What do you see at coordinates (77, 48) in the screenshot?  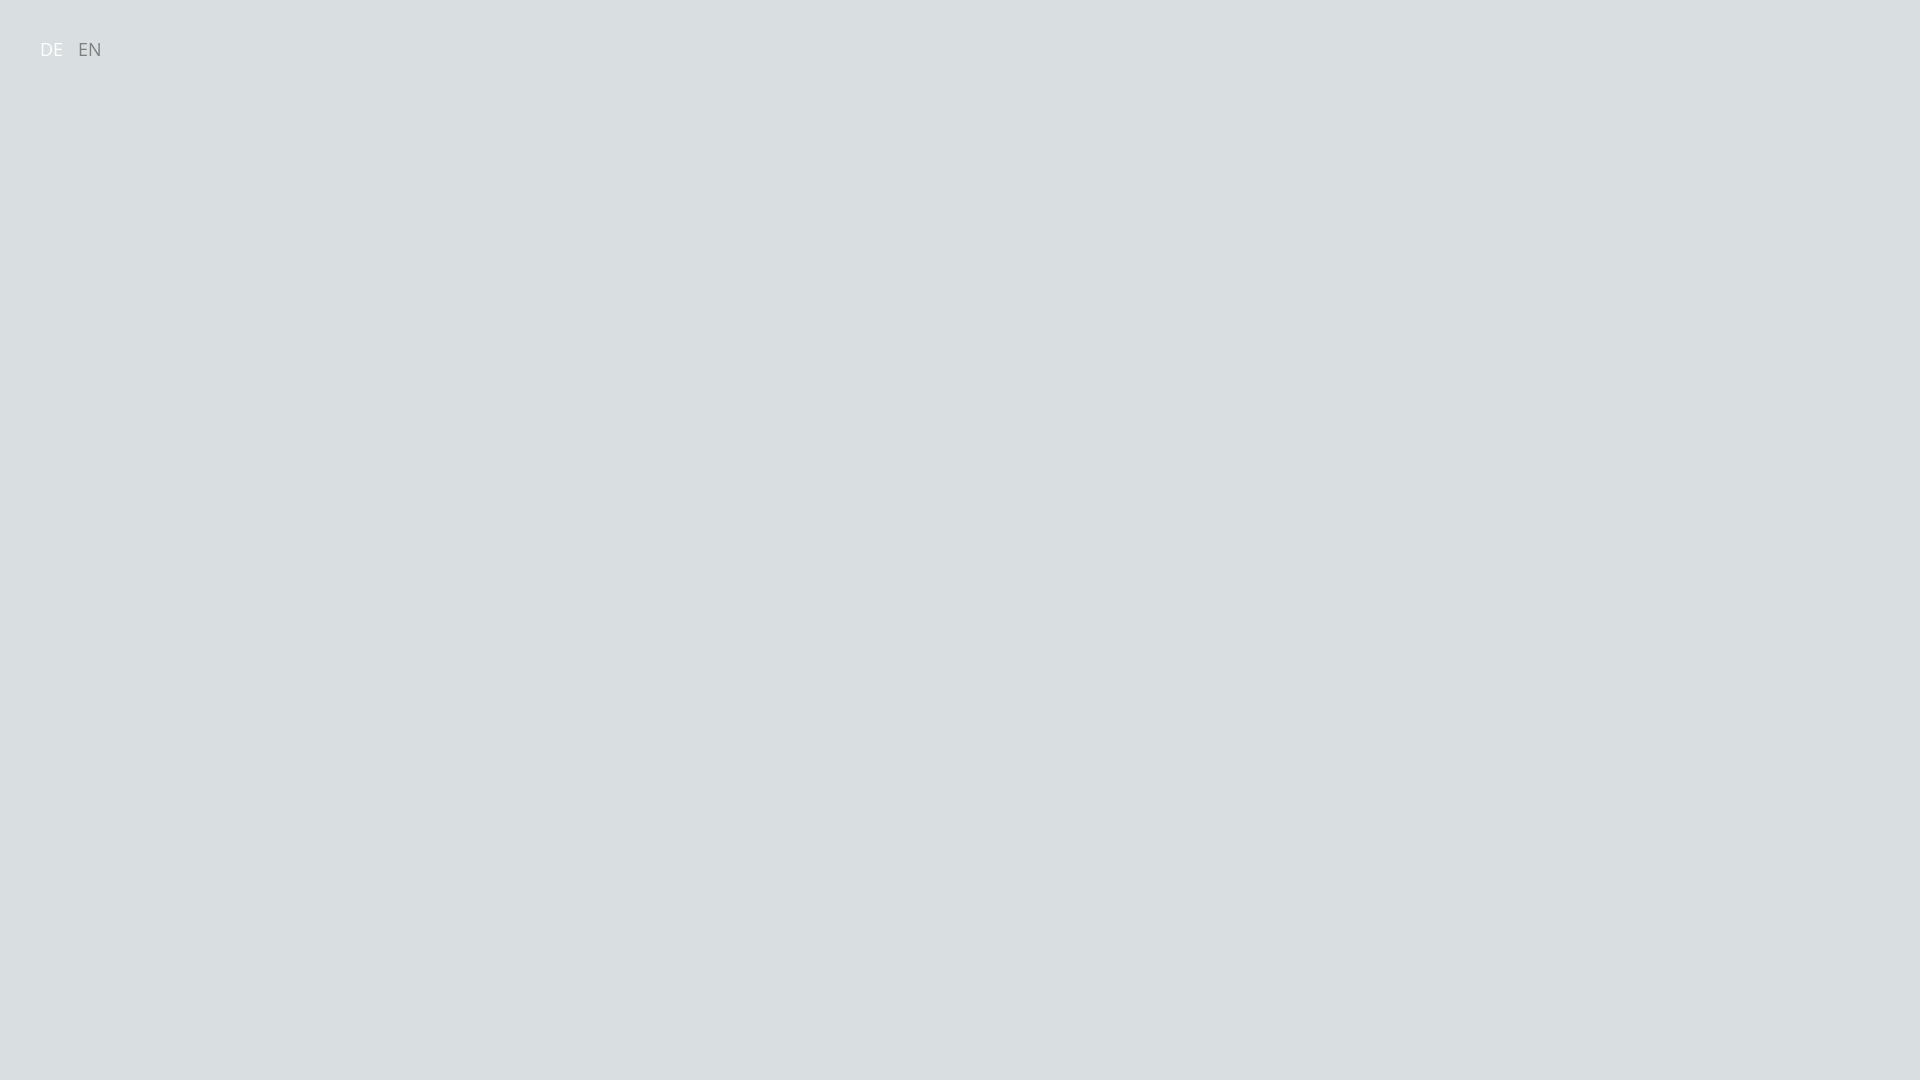 I see `'EN'` at bounding box center [77, 48].